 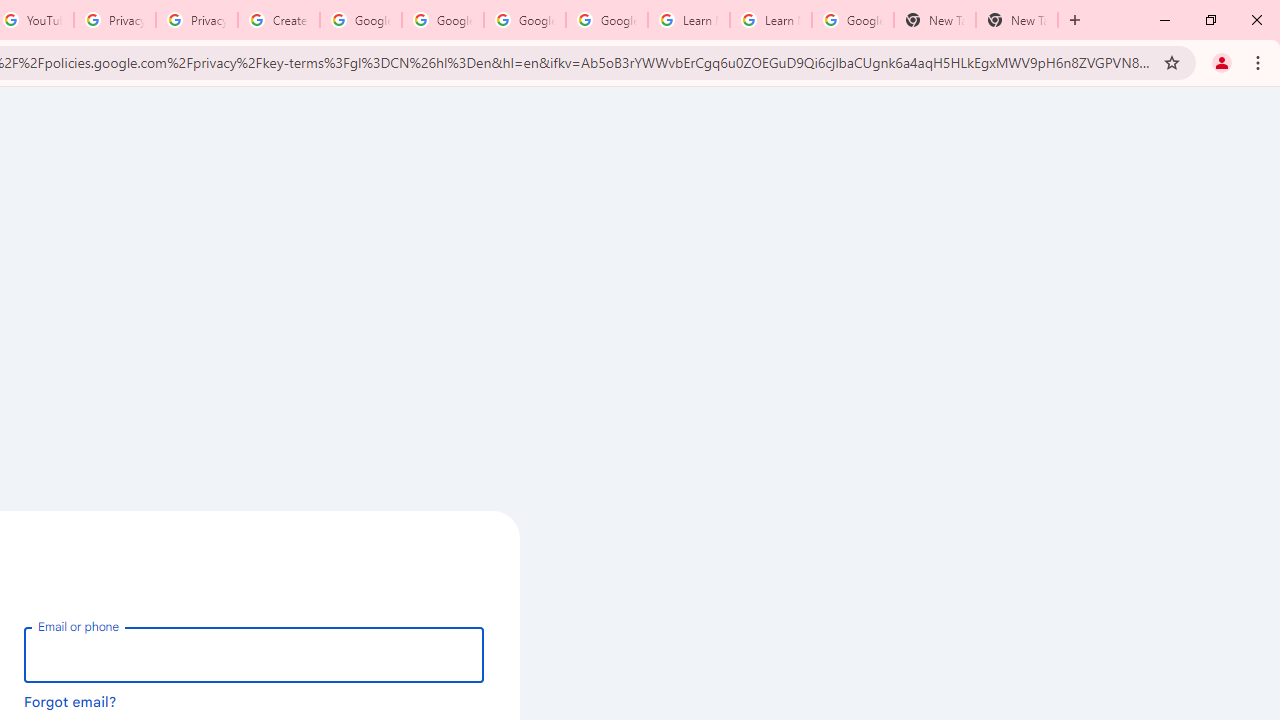 What do you see at coordinates (253, 654) in the screenshot?
I see `'Email or phone'` at bounding box center [253, 654].